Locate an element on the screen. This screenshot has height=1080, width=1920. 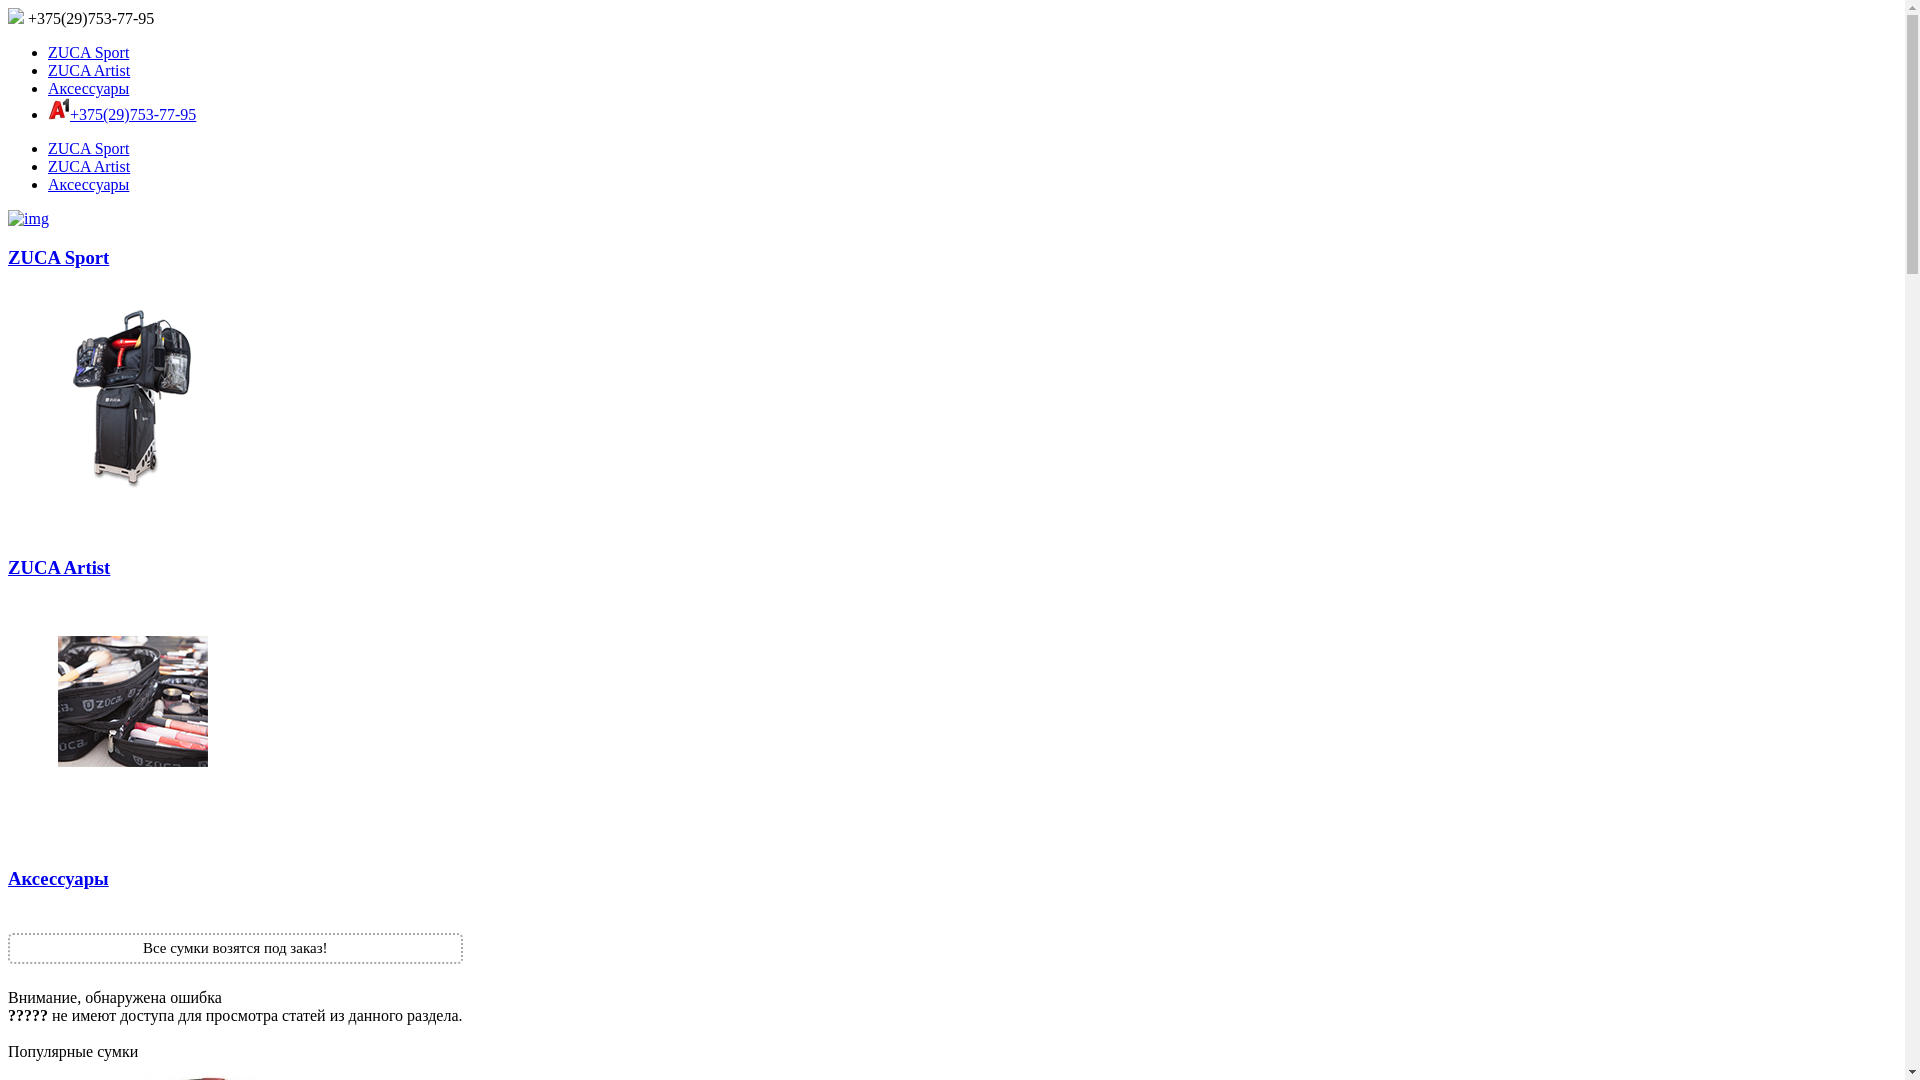
'ZUCA Sport' is located at coordinates (87, 51).